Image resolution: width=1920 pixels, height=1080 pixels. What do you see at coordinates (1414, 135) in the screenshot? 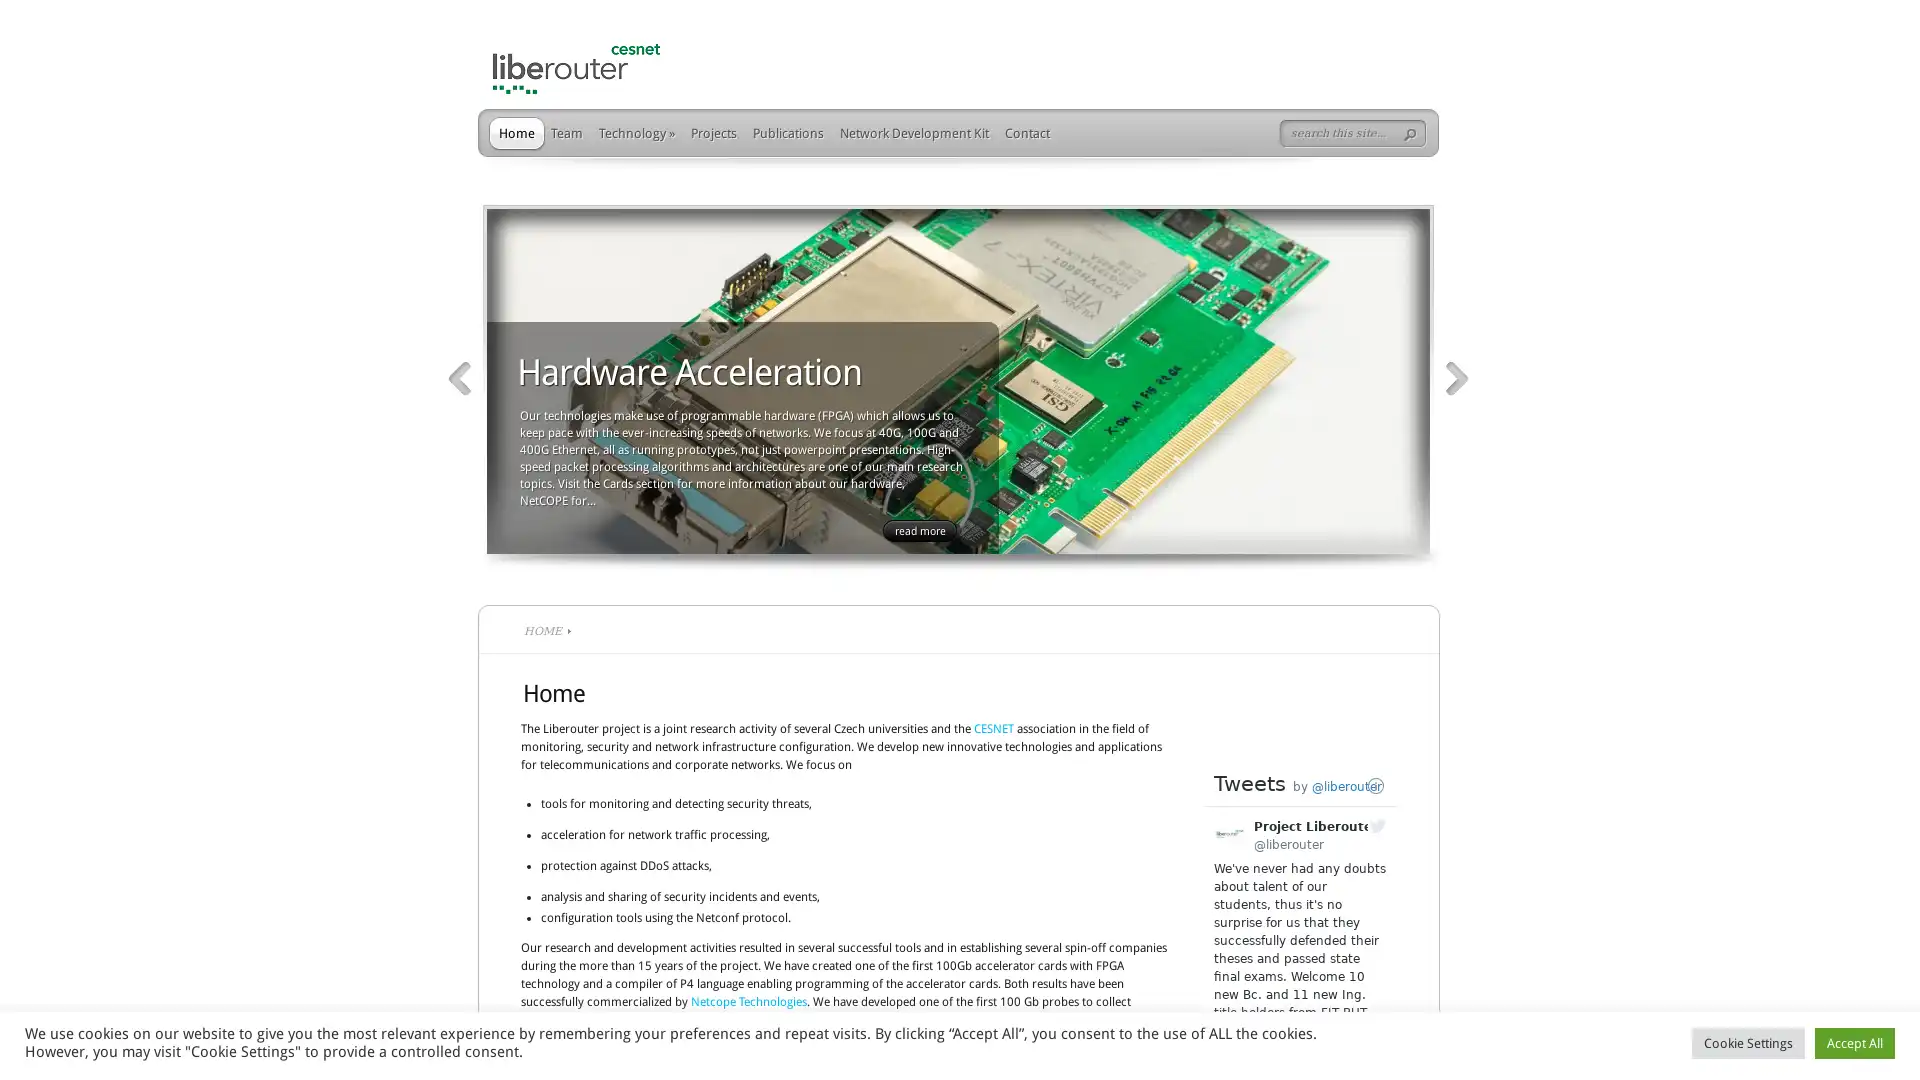
I see `Submit` at bounding box center [1414, 135].